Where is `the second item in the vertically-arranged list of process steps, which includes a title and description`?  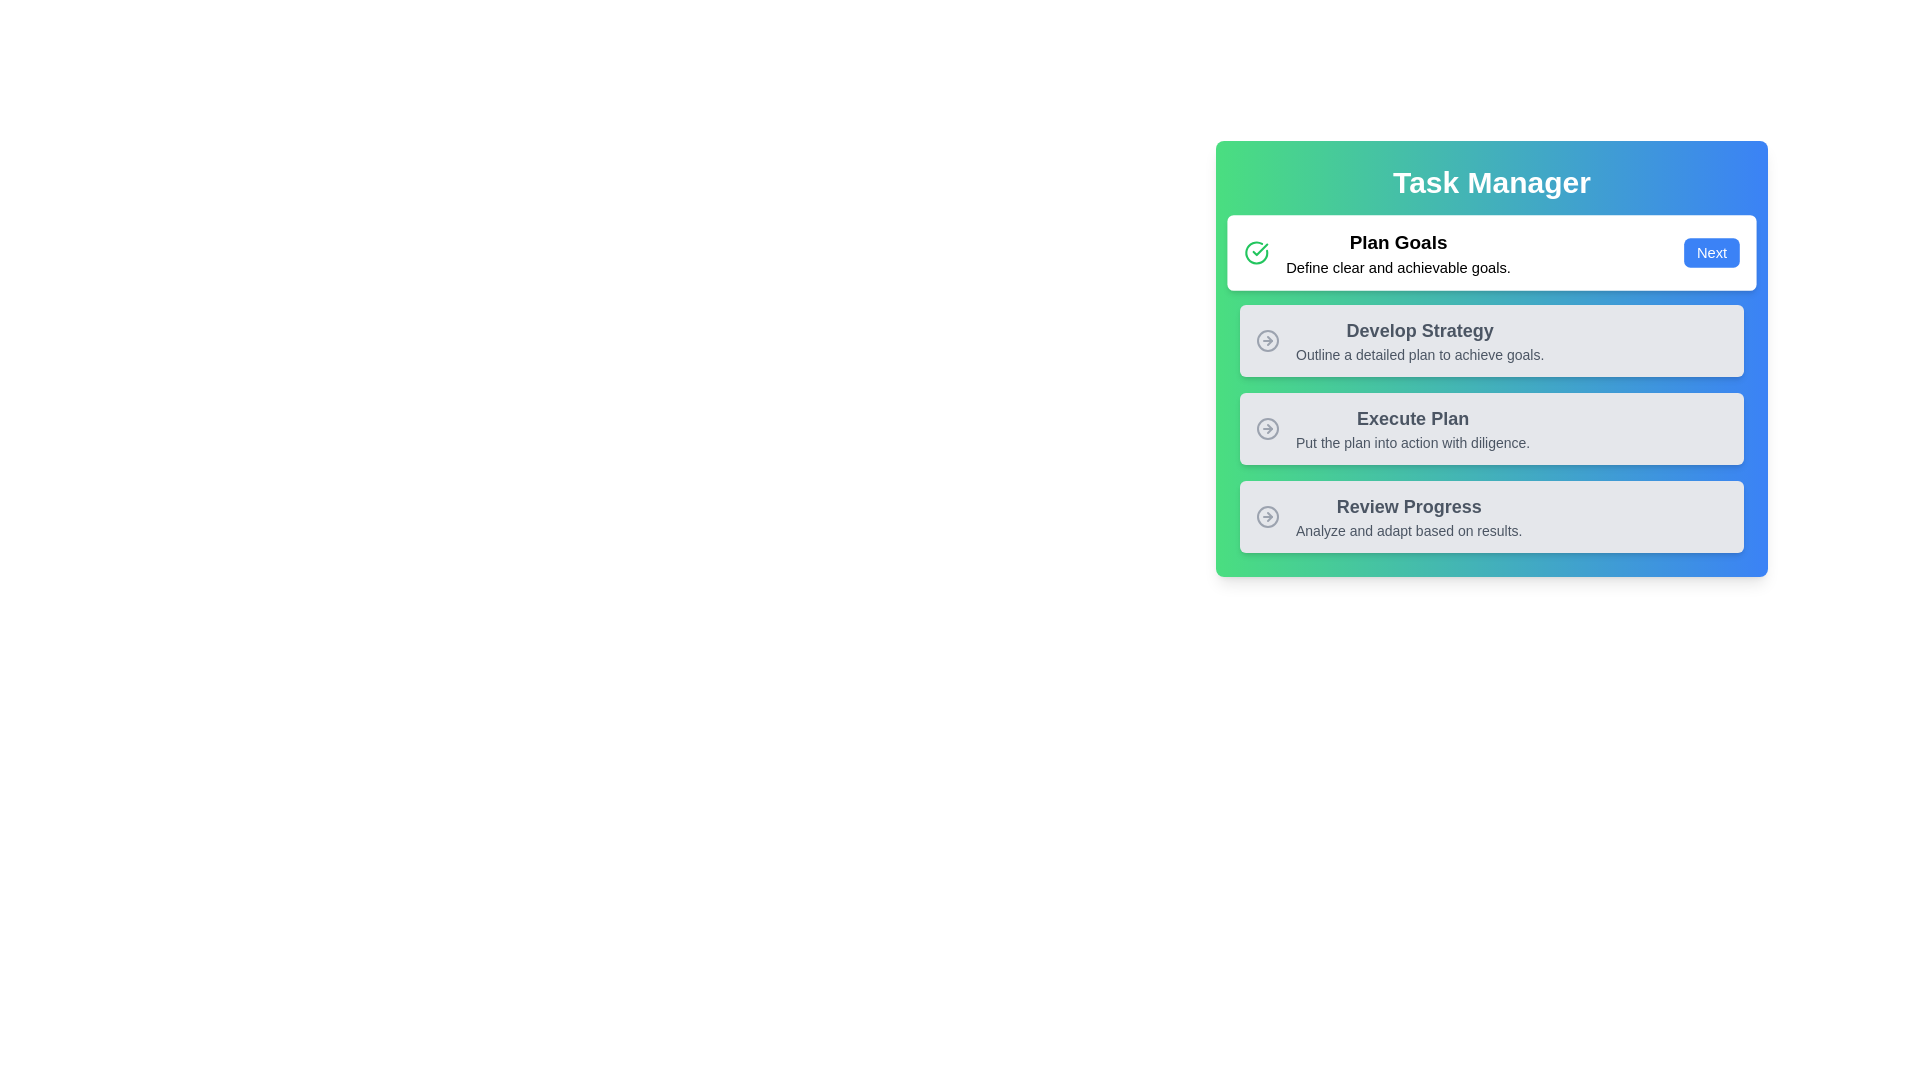 the second item in the vertically-arranged list of process steps, which includes a title and description is located at coordinates (1492, 385).